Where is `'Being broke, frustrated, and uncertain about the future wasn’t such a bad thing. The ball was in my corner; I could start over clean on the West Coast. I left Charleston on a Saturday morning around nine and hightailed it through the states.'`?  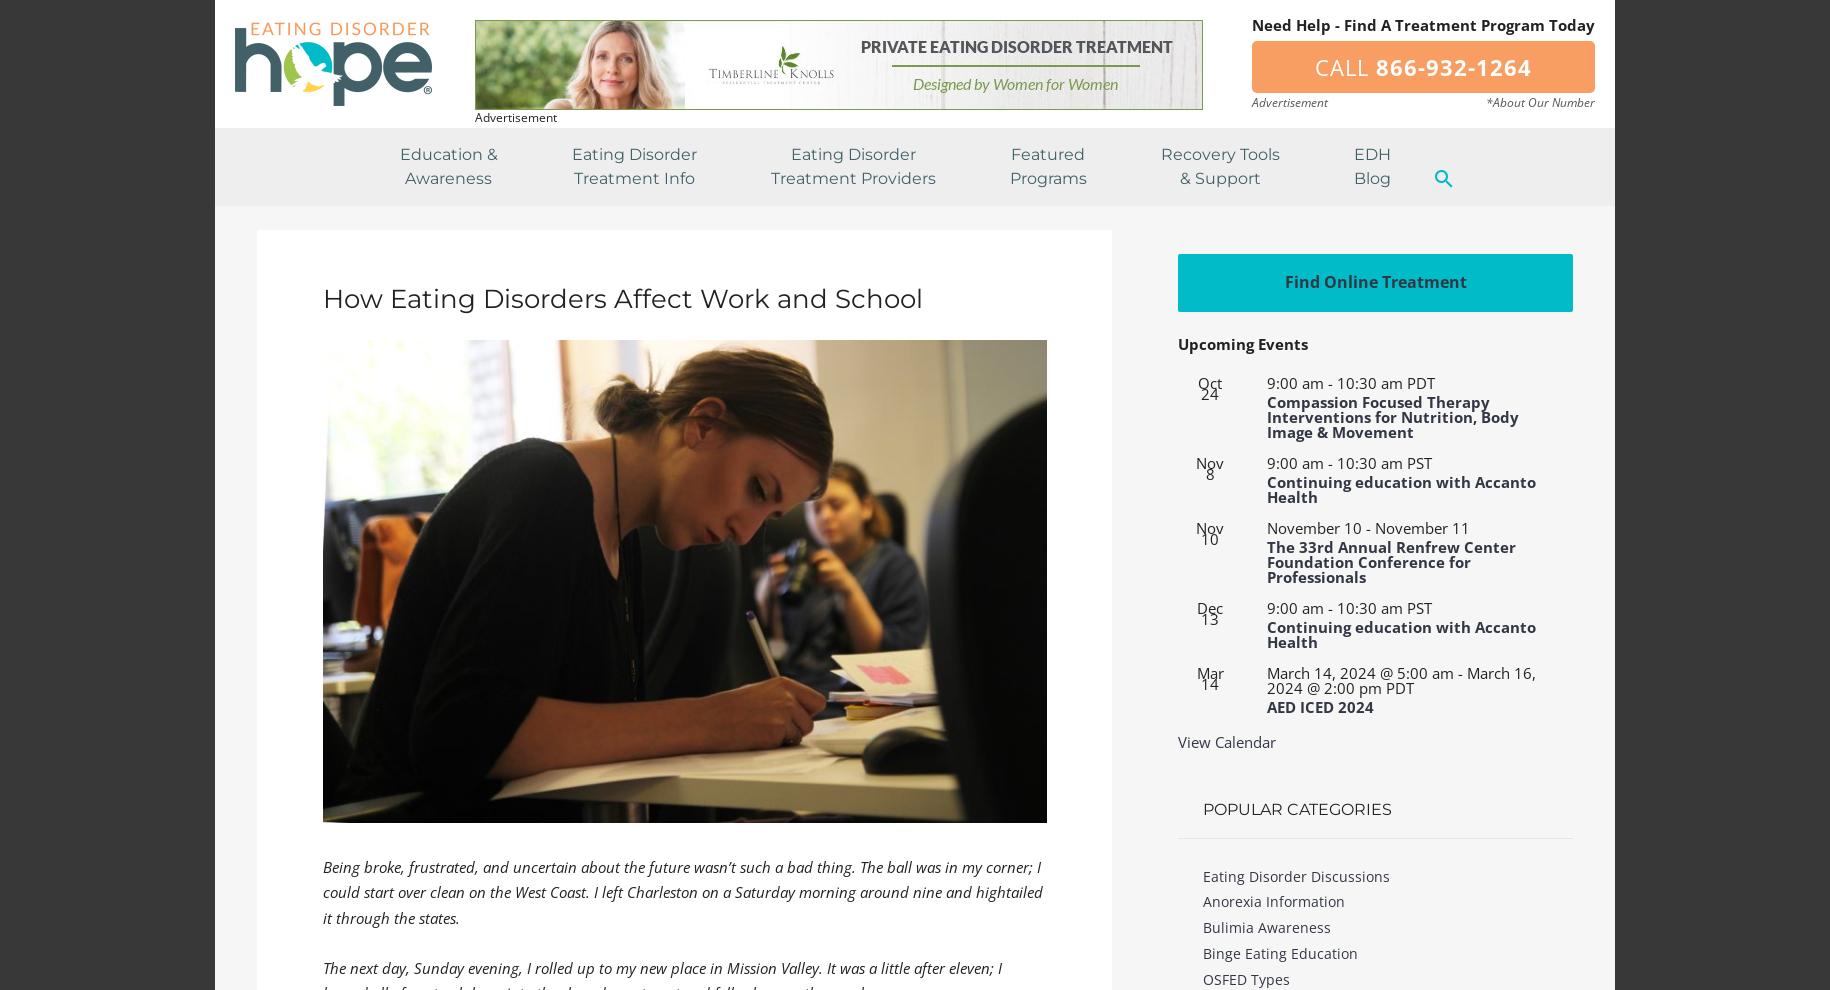 'Being broke, frustrated, and uncertain about the future wasn’t such a bad thing. The ball was in my corner; I could start over clean on the West Coast. I left Charleston on a Saturday morning around nine and hightailed it through the states.' is located at coordinates (682, 891).